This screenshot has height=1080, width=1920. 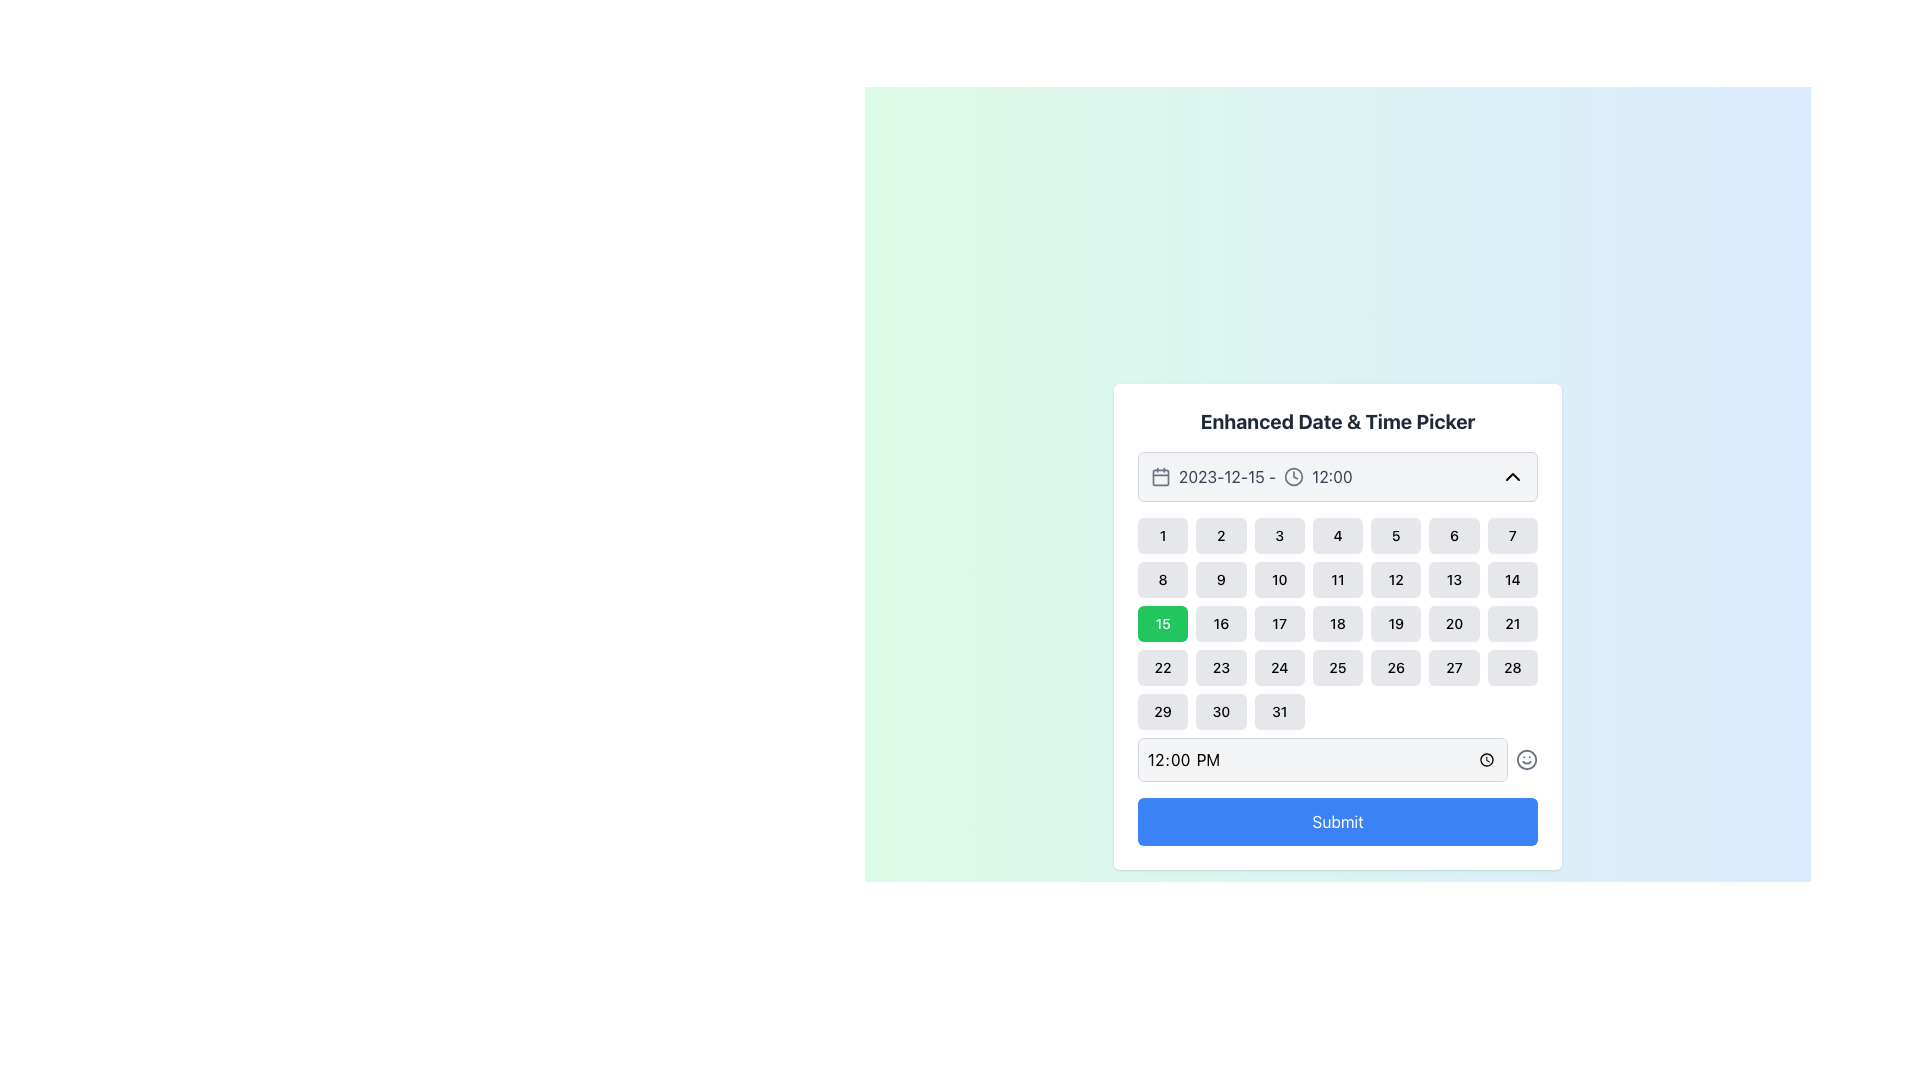 I want to click on a day cell in the date picker grid located within the 'Enhanced Date & Time Picker' modal, so click(x=1338, y=650).